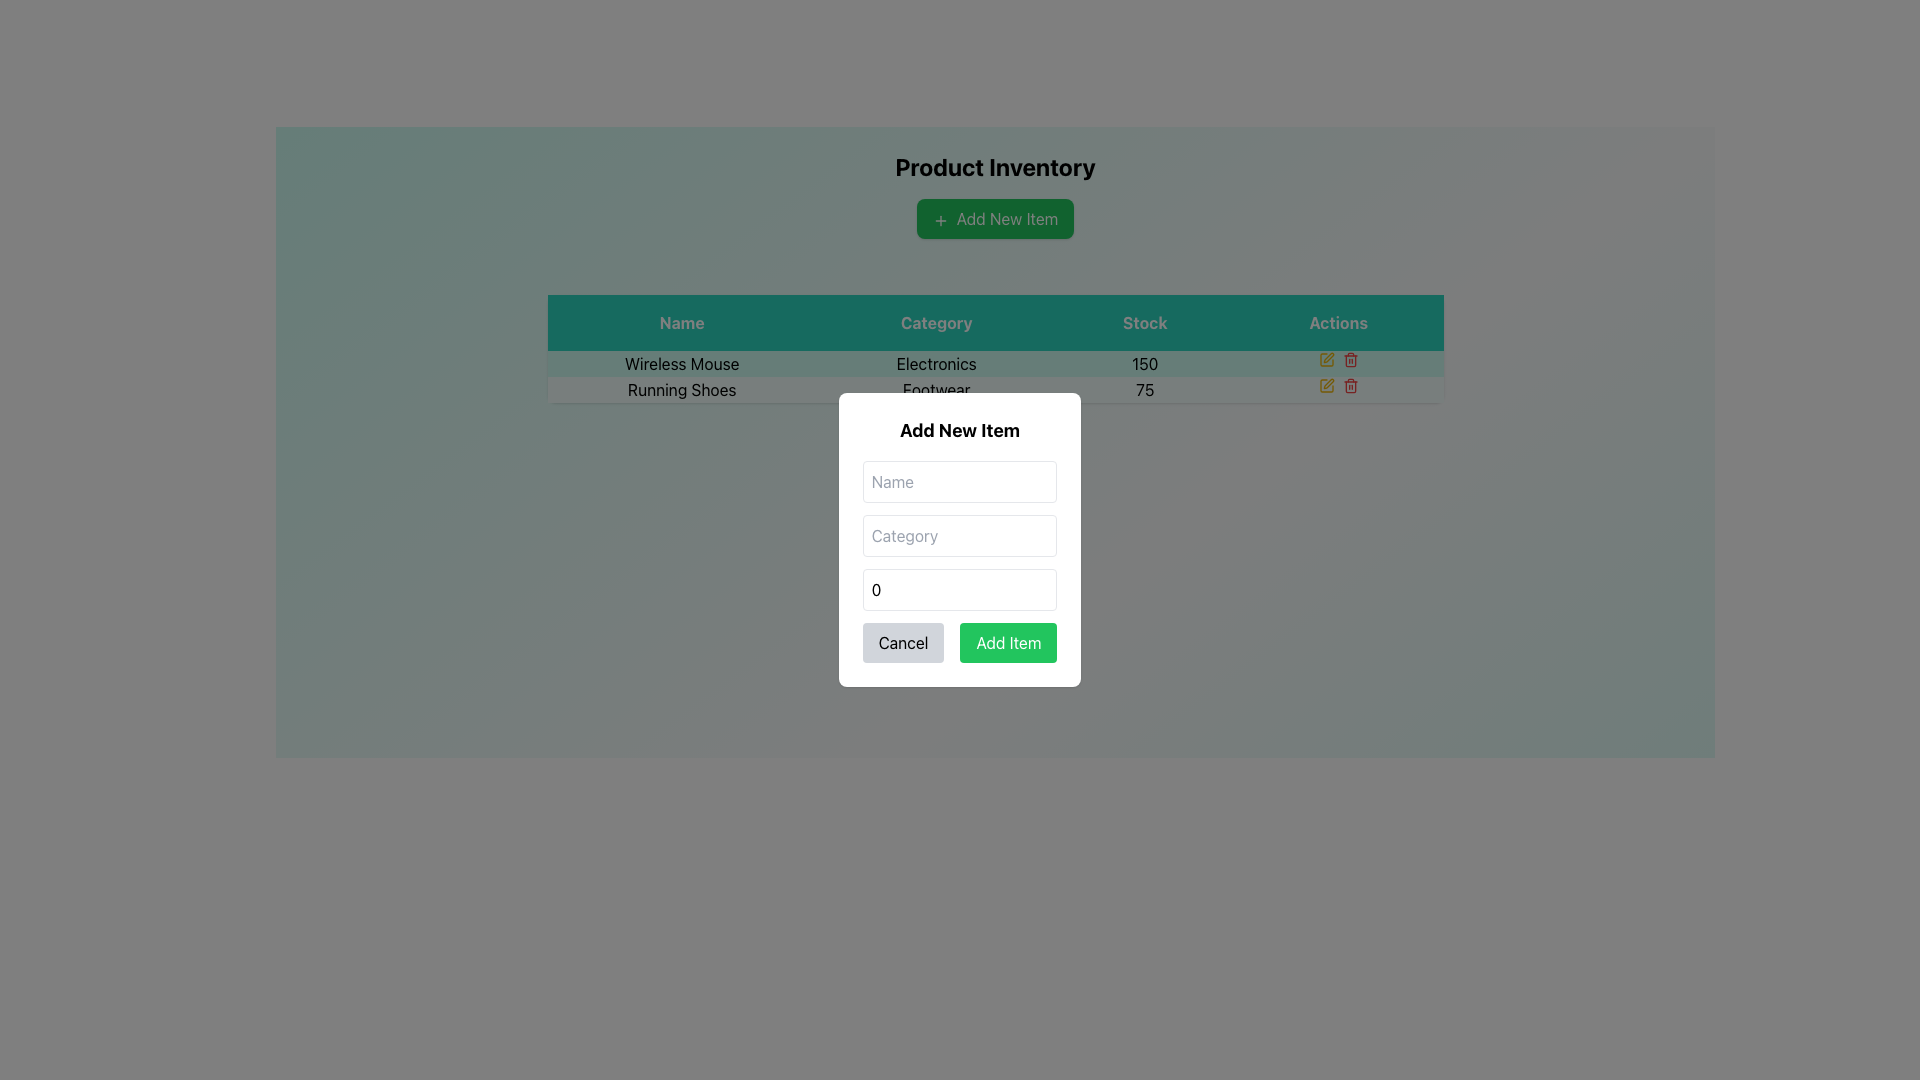 The width and height of the screenshot is (1920, 1080). What do you see at coordinates (995, 219) in the screenshot?
I see `the 'Add Item' button located below the 'Product Inventory' title` at bounding box center [995, 219].